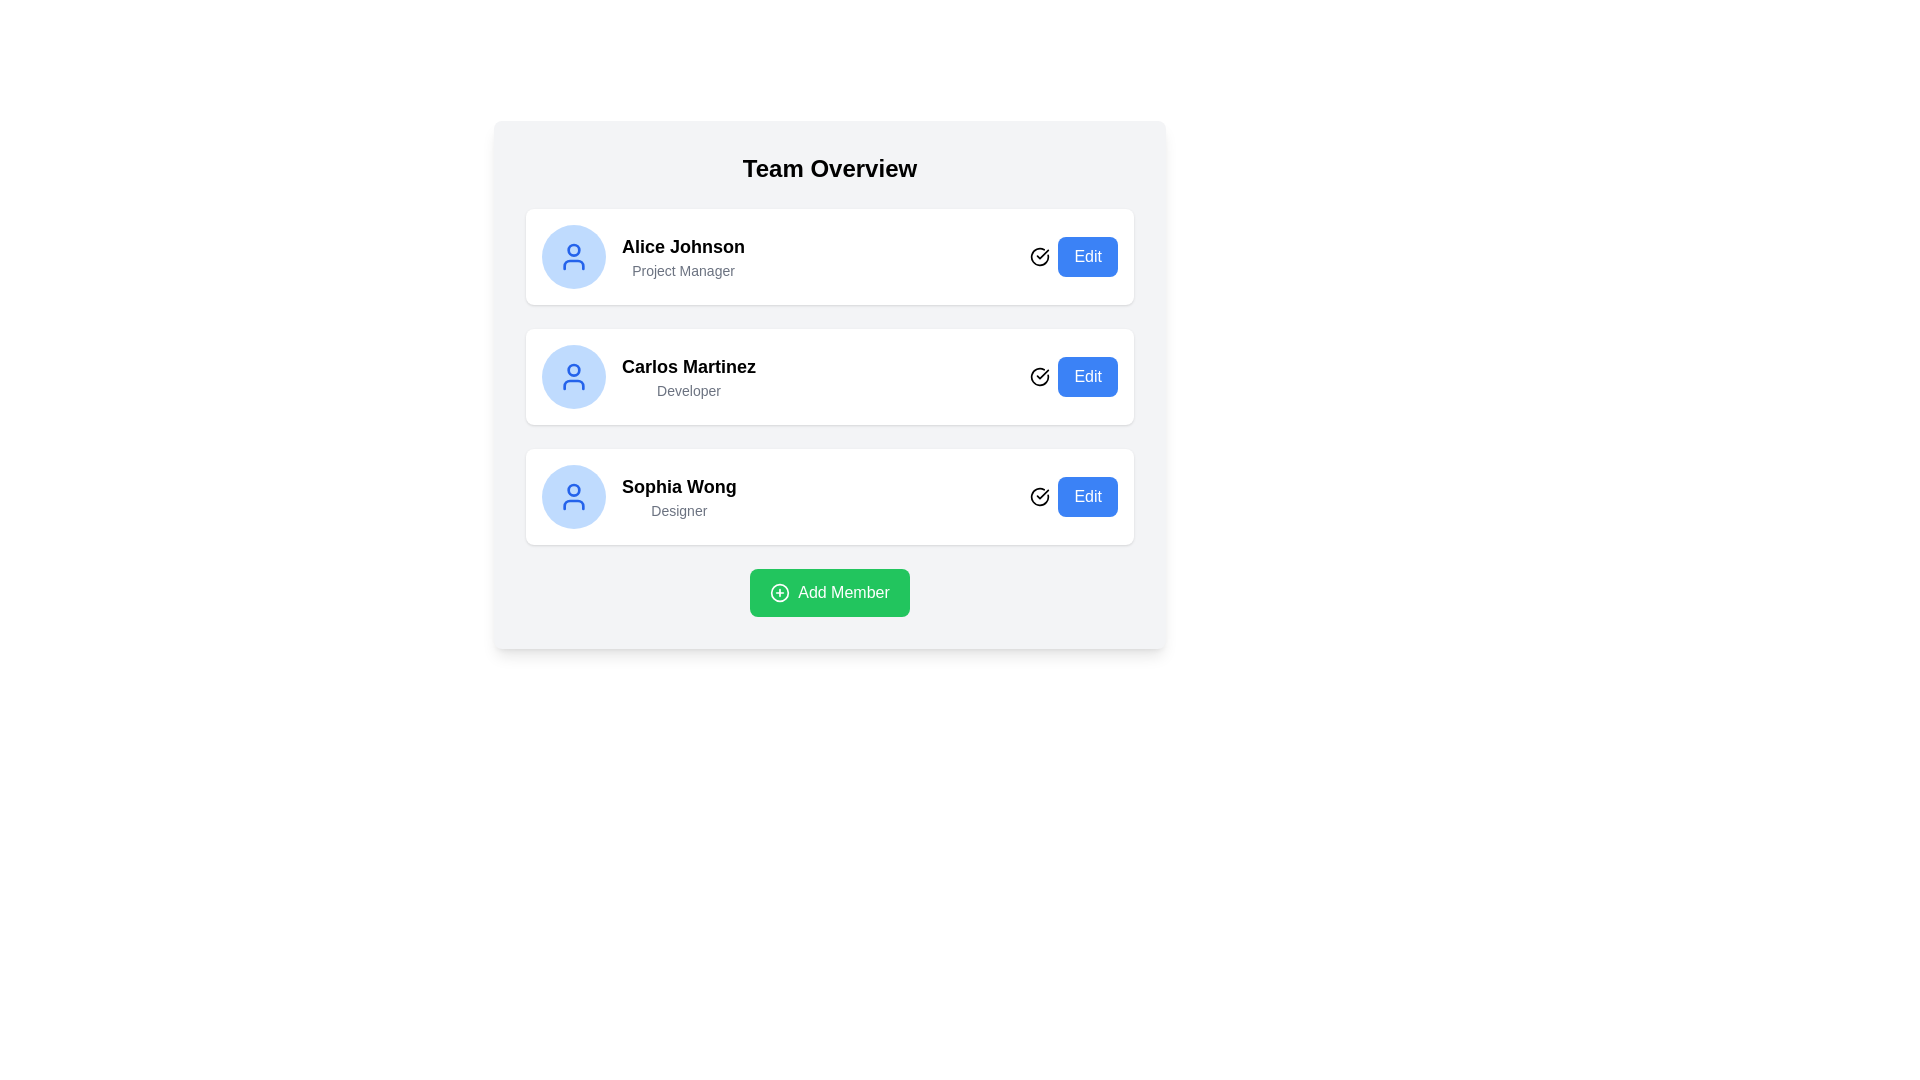 The image size is (1920, 1080). What do you see at coordinates (643, 256) in the screenshot?
I see `the topmost profile display card in the team member list` at bounding box center [643, 256].